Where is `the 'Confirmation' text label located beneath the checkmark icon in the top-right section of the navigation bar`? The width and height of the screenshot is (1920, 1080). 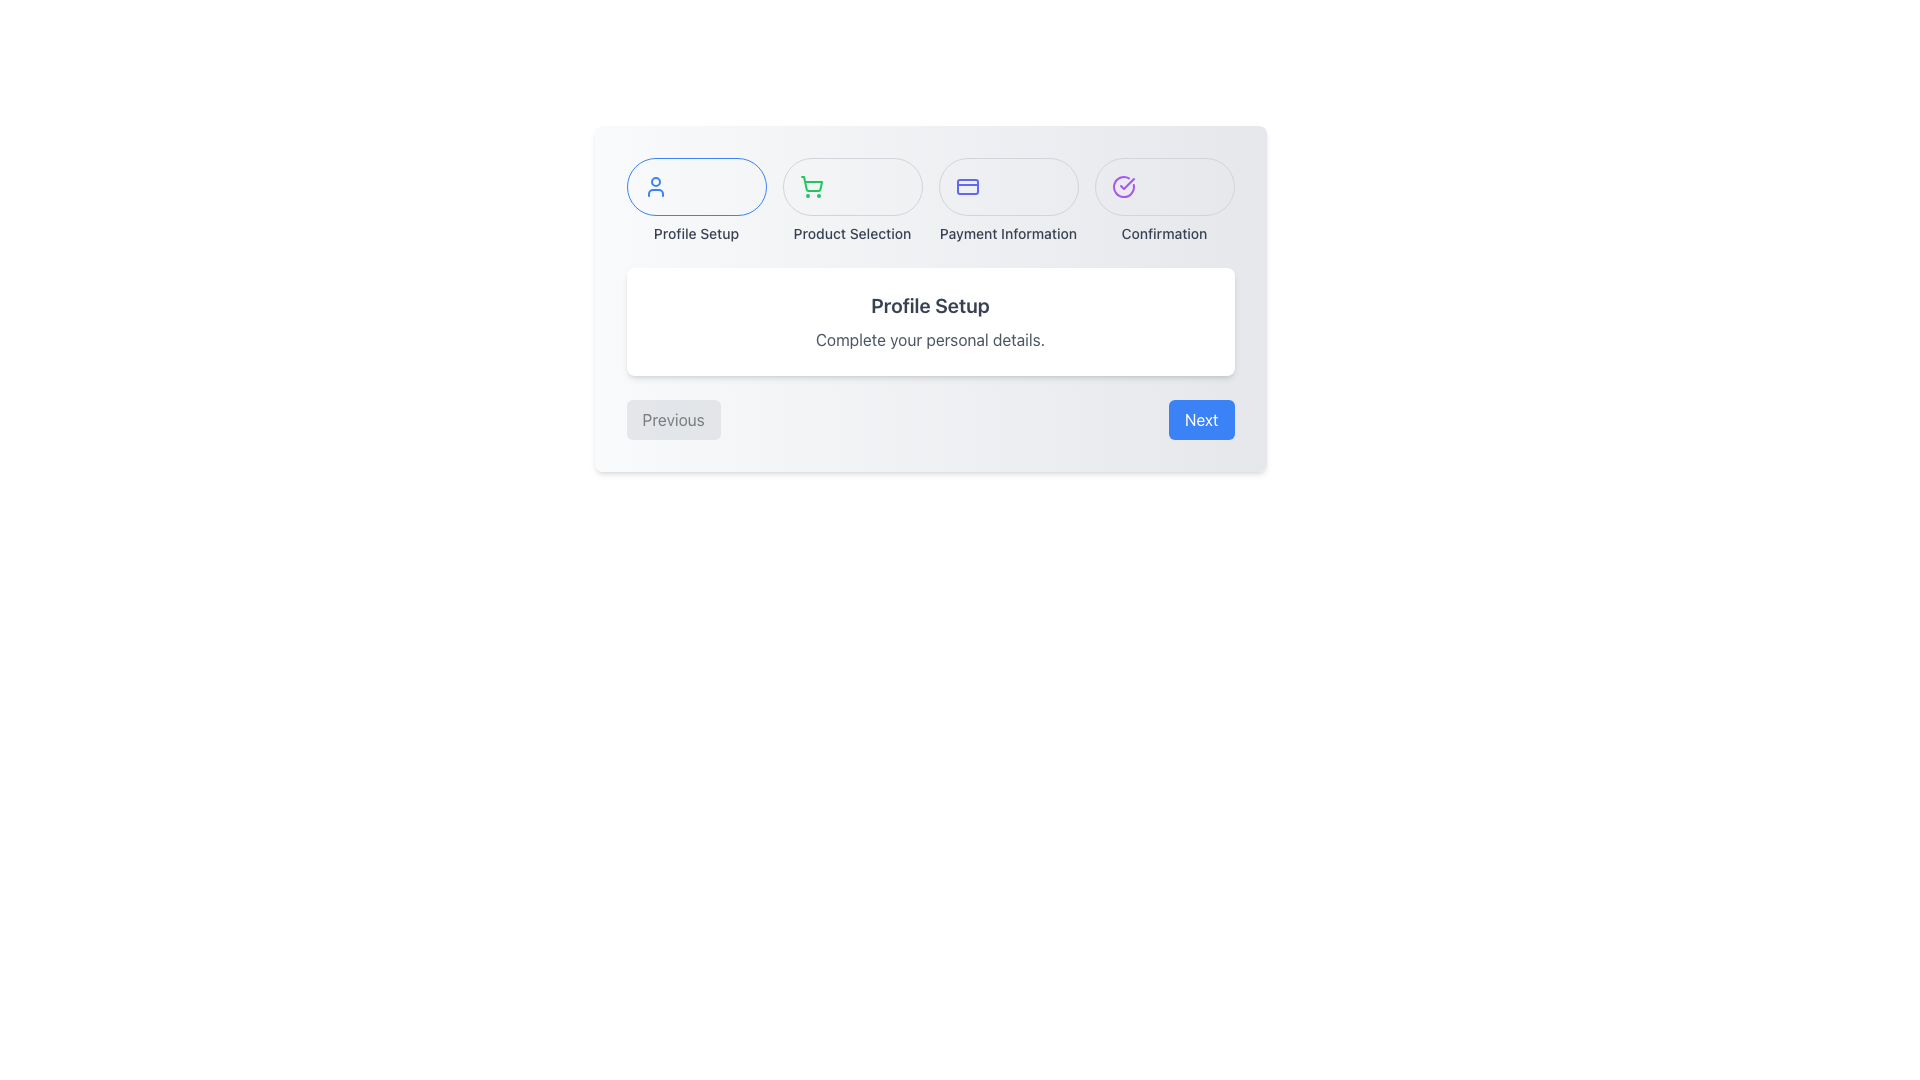 the 'Confirmation' text label located beneath the checkmark icon in the top-right section of the navigation bar is located at coordinates (1164, 233).